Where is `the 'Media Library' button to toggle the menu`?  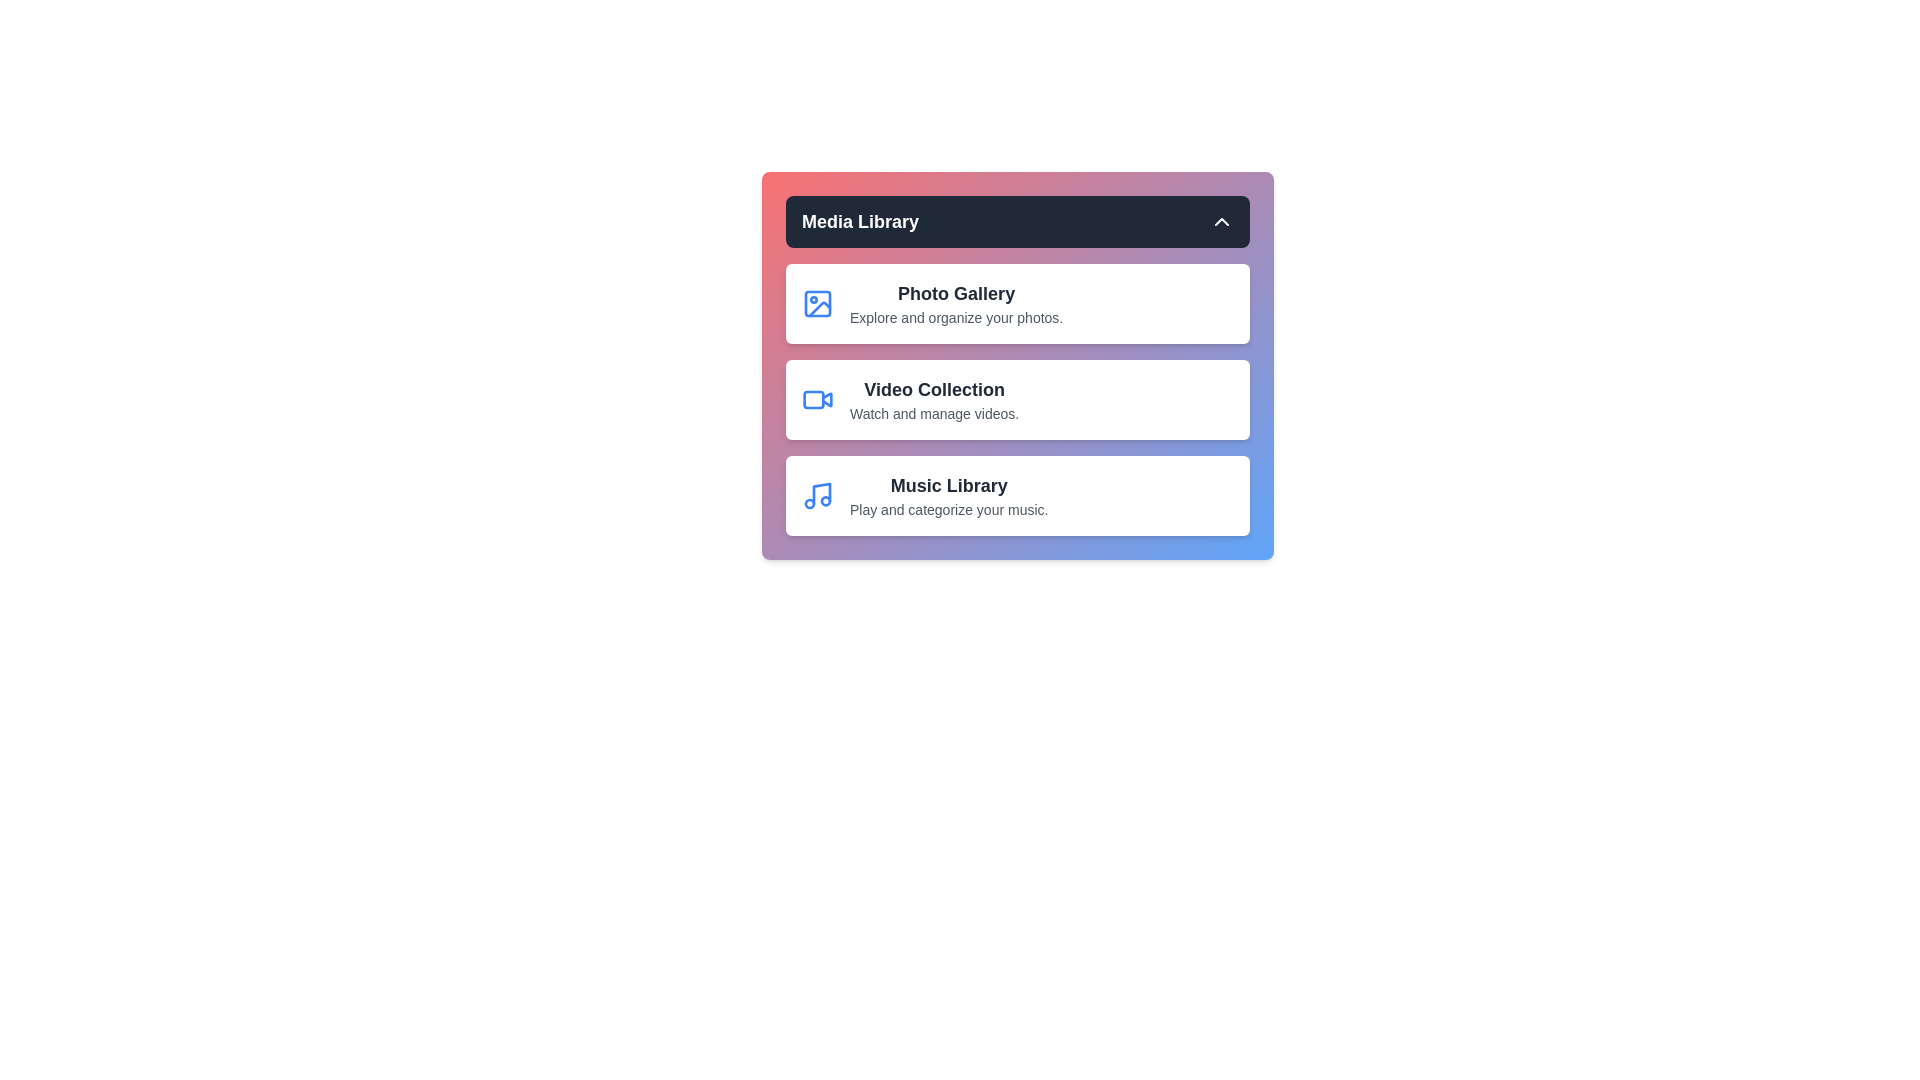 the 'Media Library' button to toggle the menu is located at coordinates (1017, 222).